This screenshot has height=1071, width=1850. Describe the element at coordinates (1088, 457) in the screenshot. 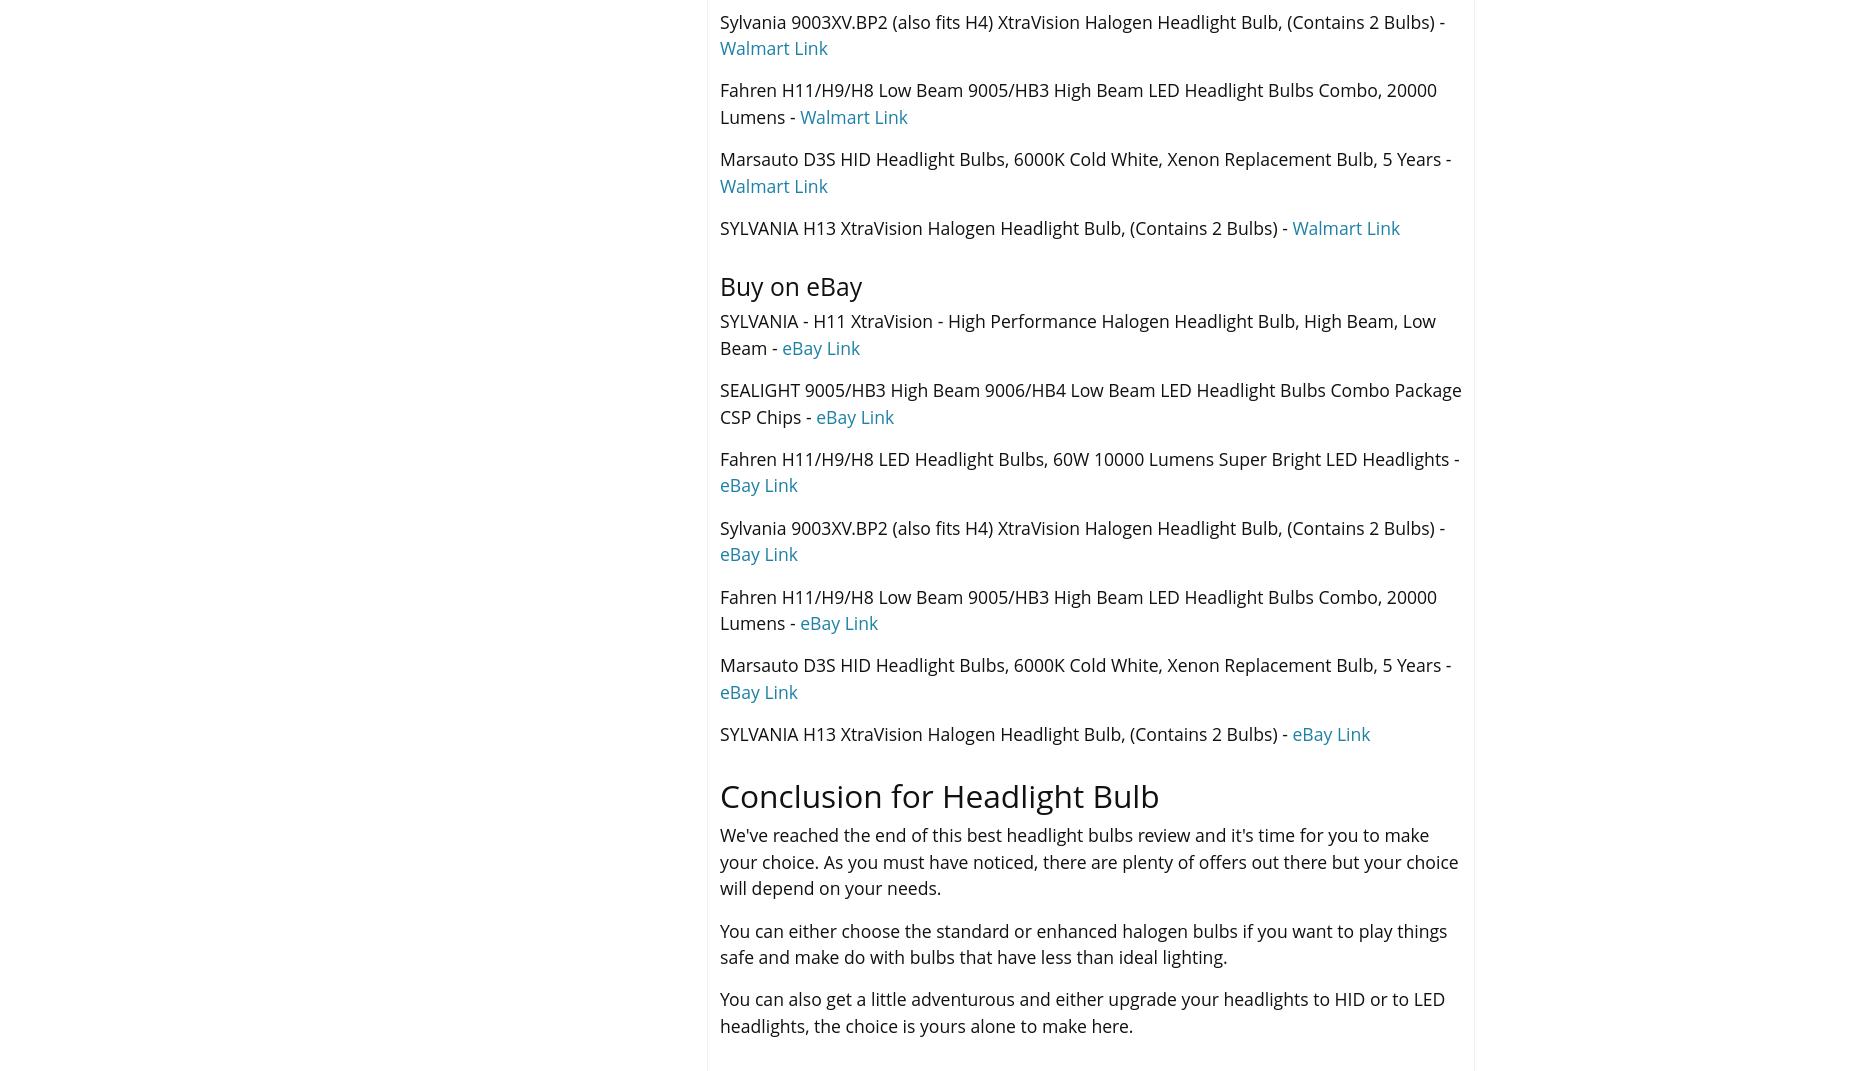

I see `'Fahren H11/H9/H8 LED Headlight Bulbs, 60W 10000 Lumens Super Bright LED Headlights -'` at that location.